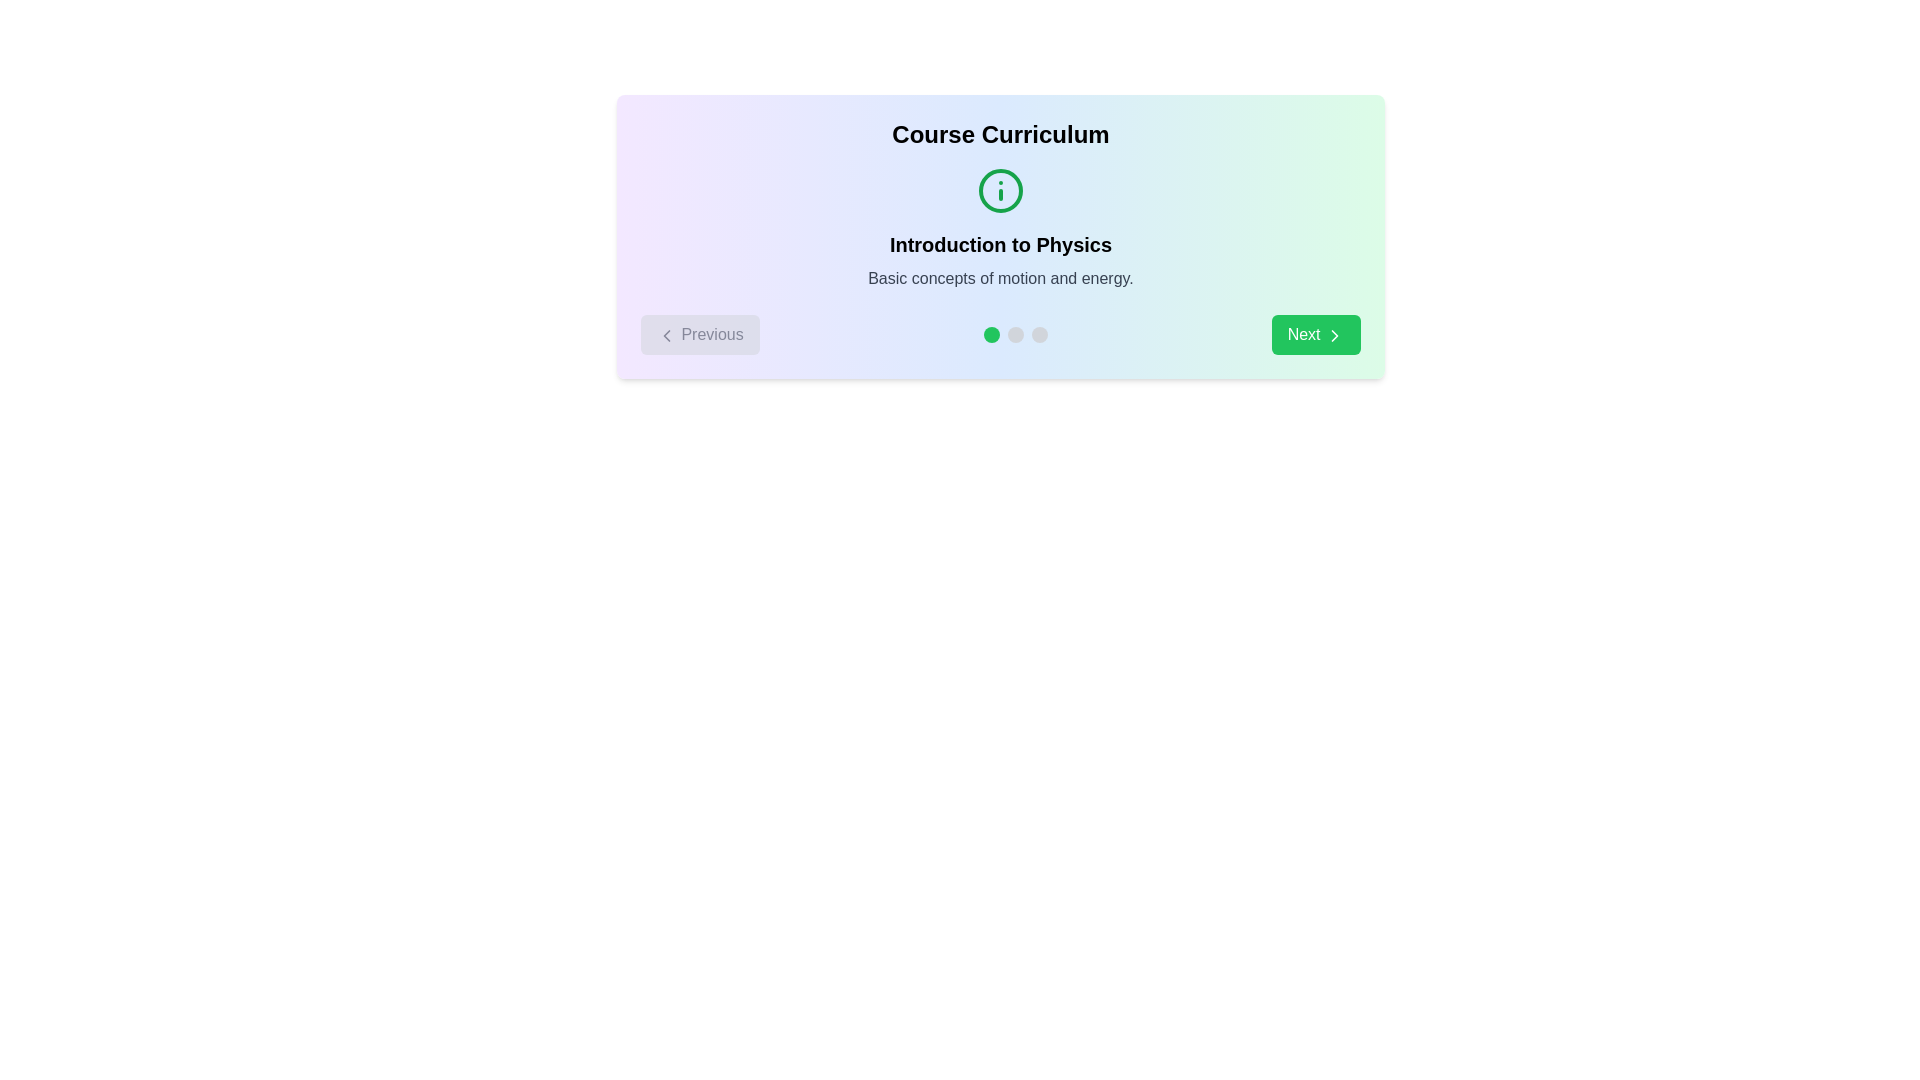 The image size is (1920, 1080). I want to click on the text element reading 'Basic concepts of motion and energy.' which is styled in gray on a light background and positioned below 'Introduction to Physics', so click(1000, 278).